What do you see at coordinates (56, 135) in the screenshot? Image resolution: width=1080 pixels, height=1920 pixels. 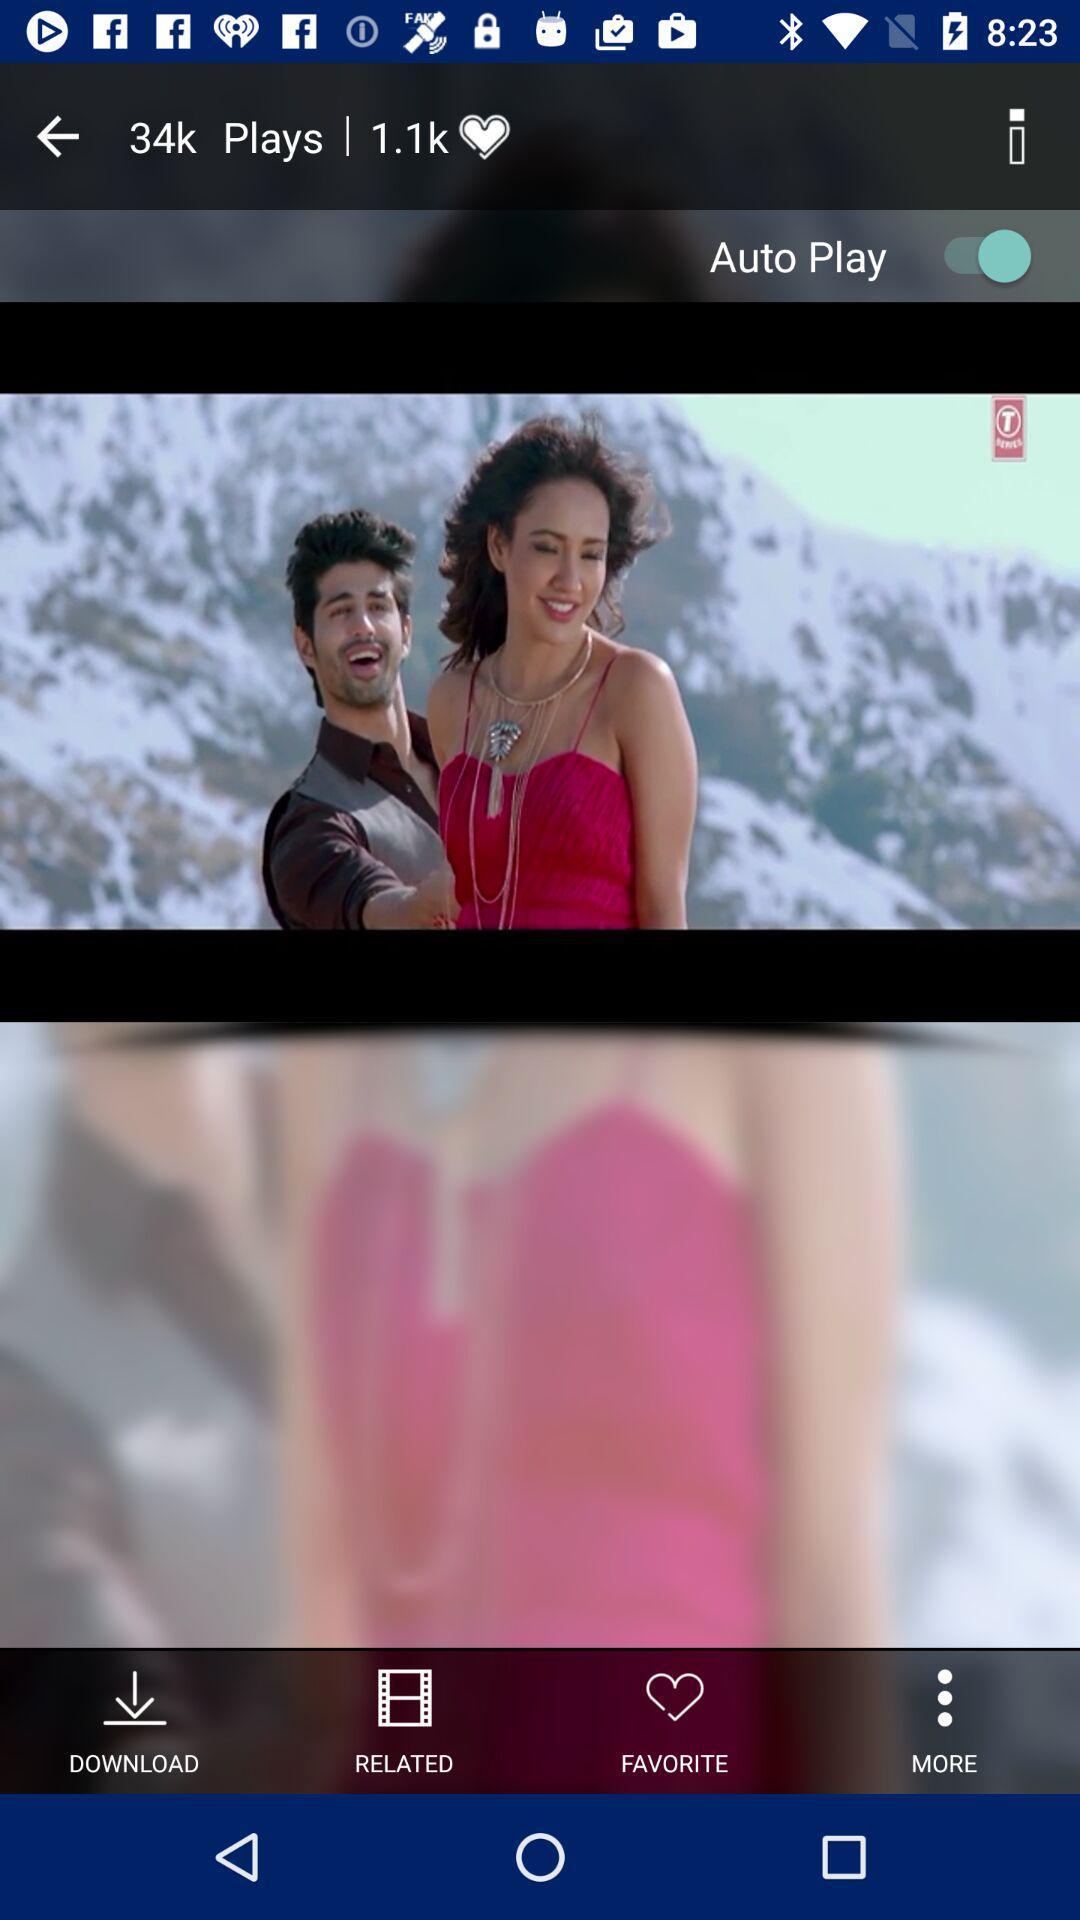 I see `go back` at bounding box center [56, 135].